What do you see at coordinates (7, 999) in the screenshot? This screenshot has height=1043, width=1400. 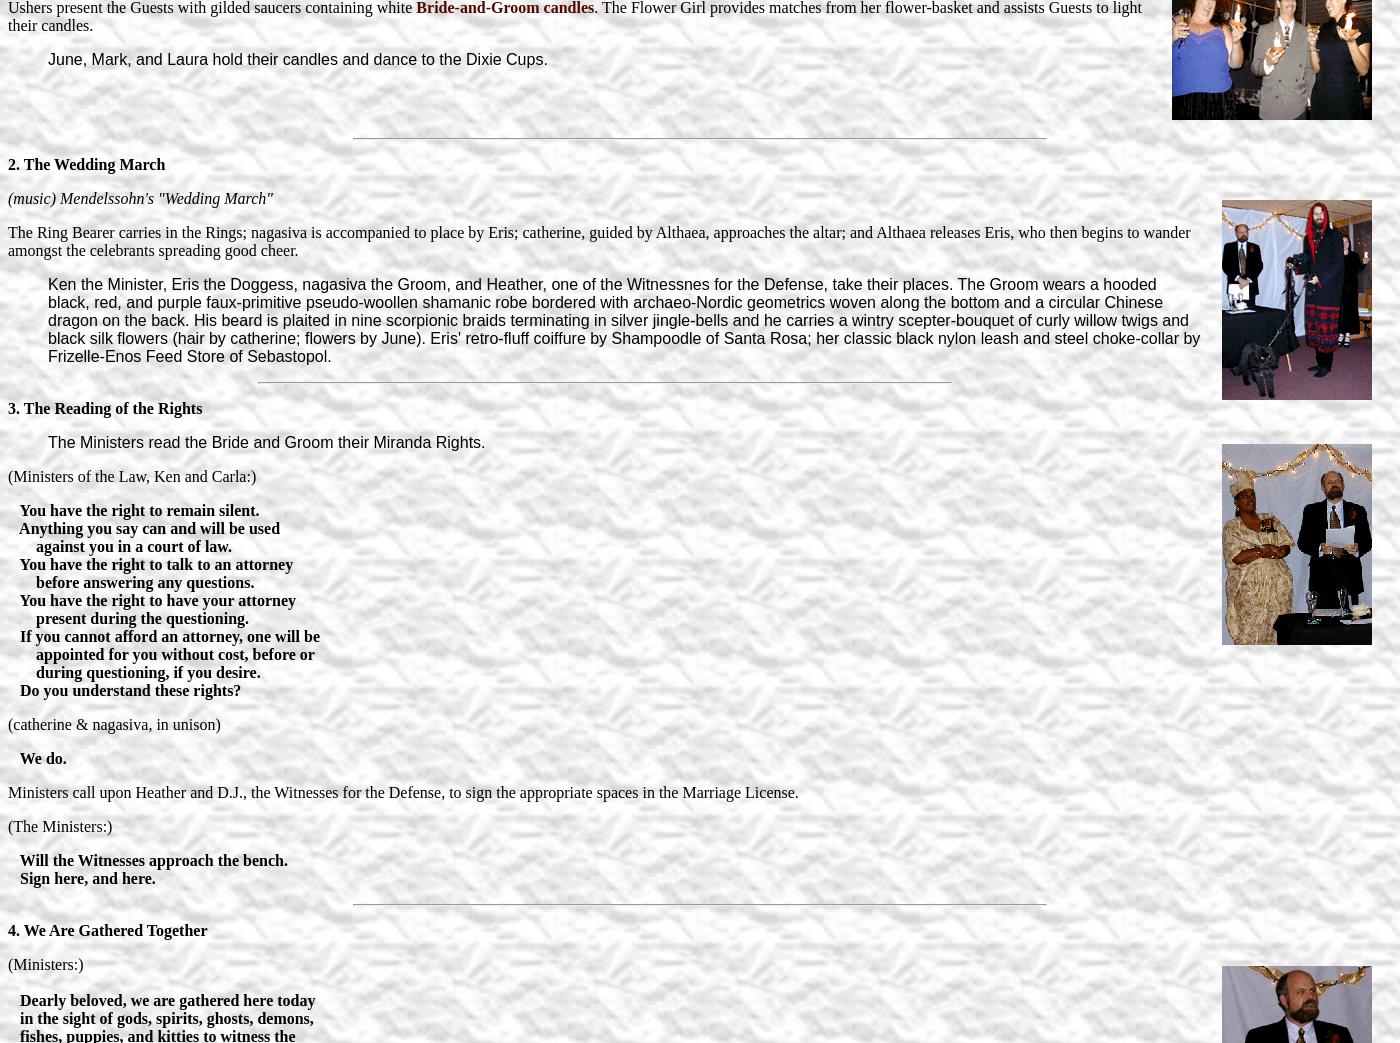 I see `'Dearly beloved, we are gathered here today'` at bounding box center [7, 999].